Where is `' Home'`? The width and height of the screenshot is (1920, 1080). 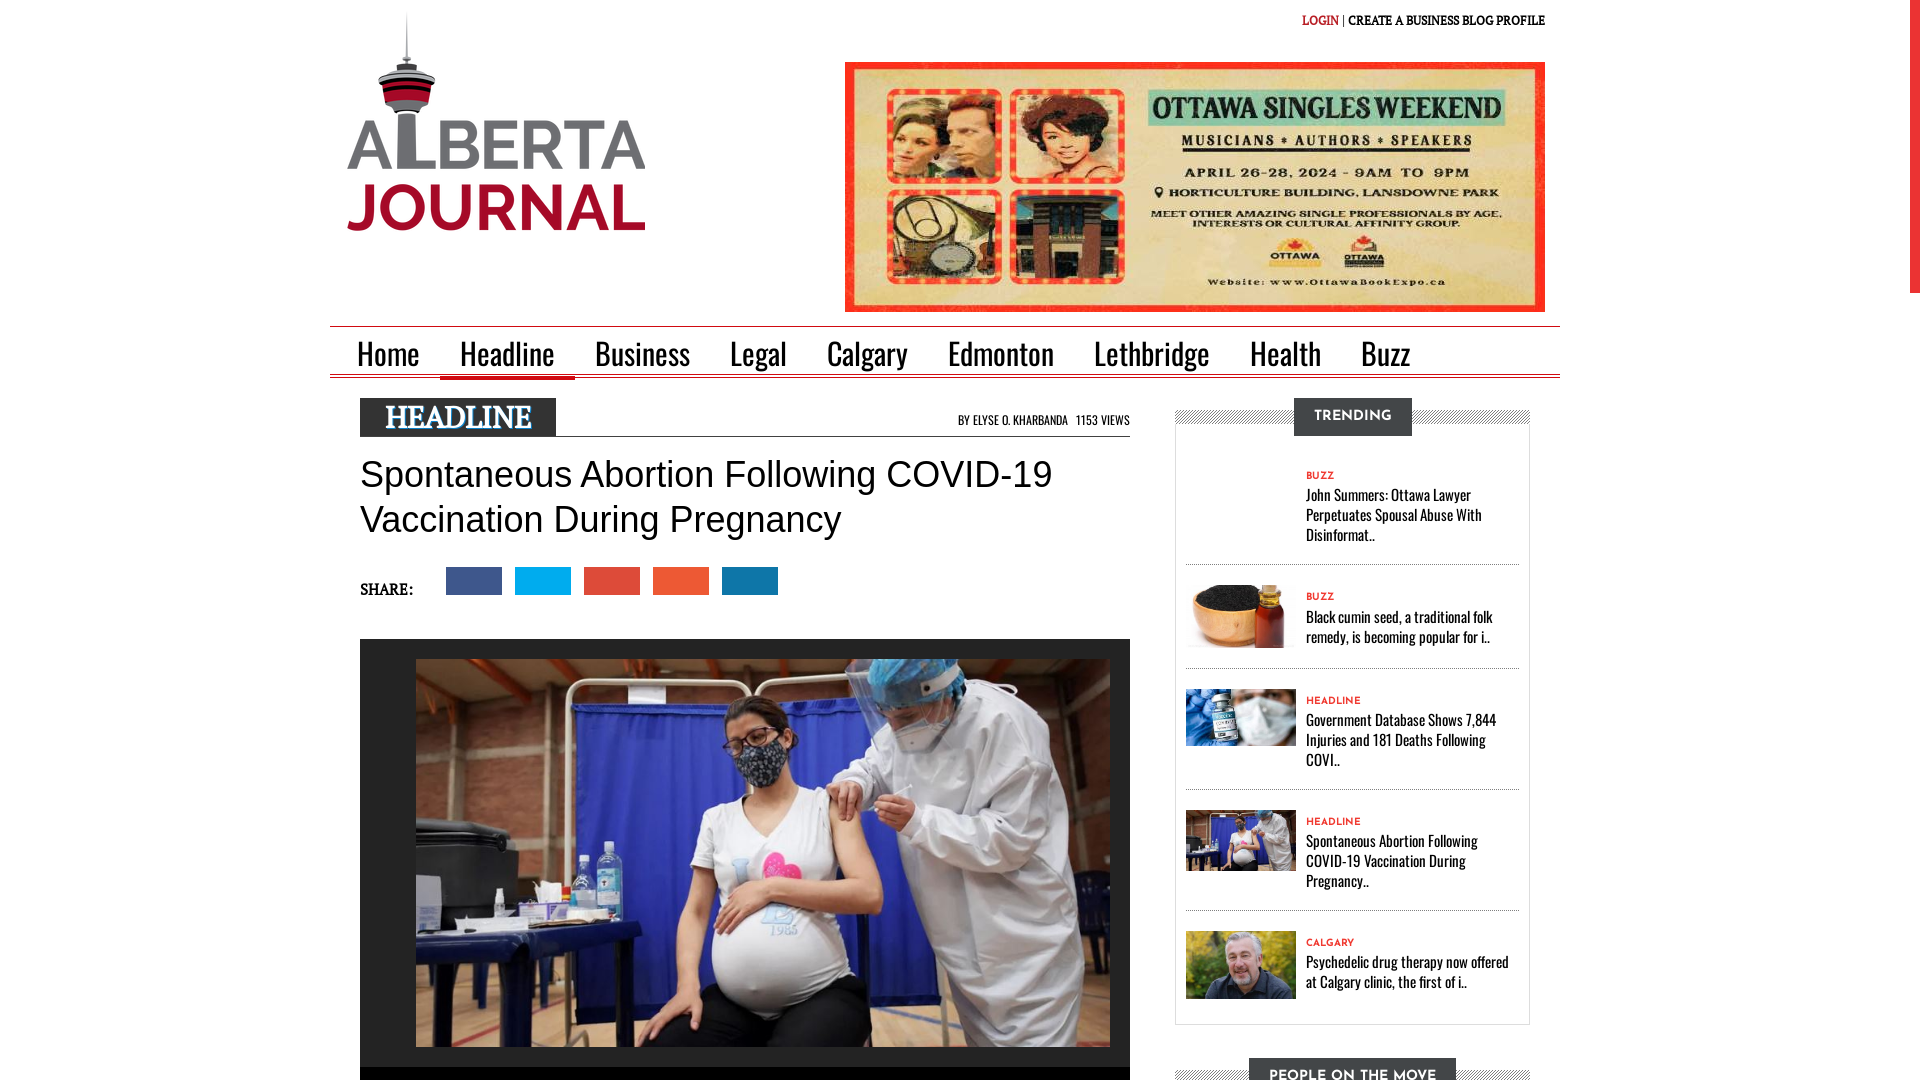 ' Home' is located at coordinates (394, 352).